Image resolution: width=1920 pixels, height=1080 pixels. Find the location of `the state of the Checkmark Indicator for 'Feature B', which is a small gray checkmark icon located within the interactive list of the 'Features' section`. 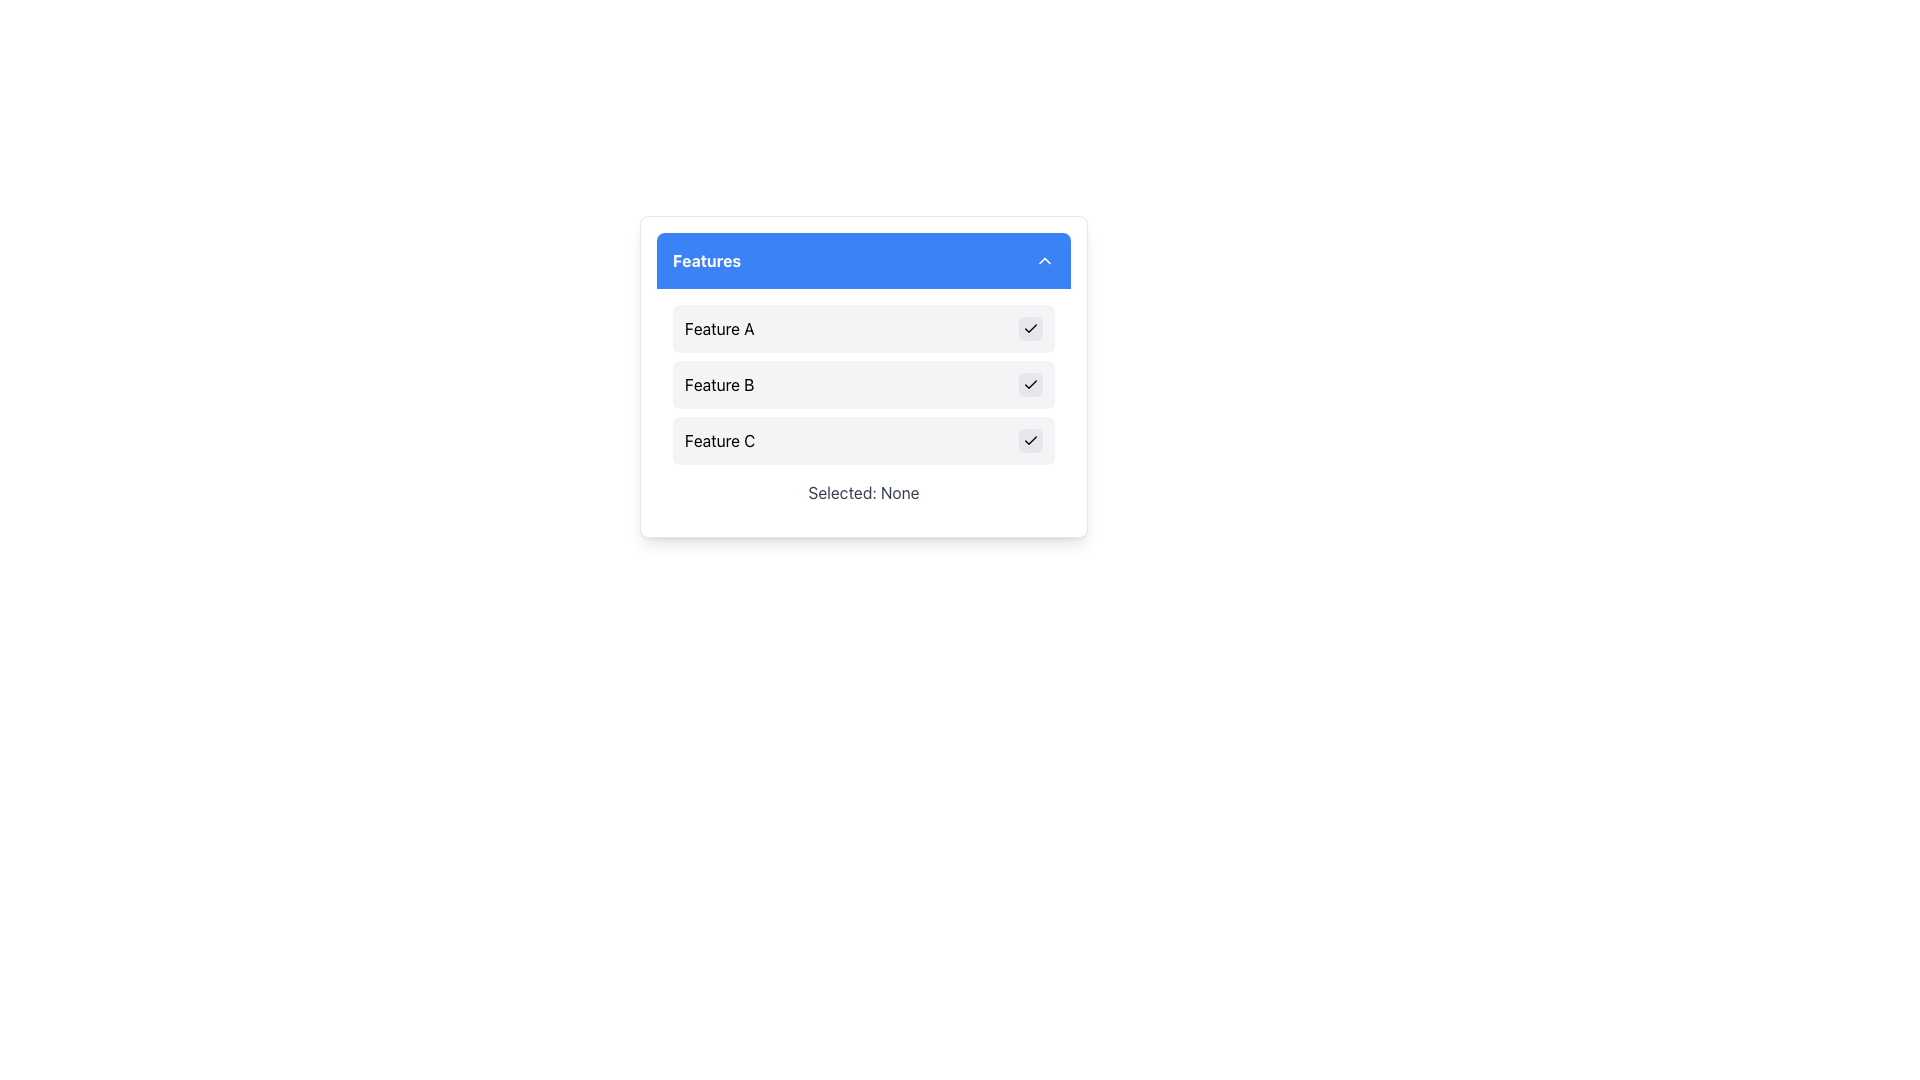

the state of the Checkmark Indicator for 'Feature B', which is a small gray checkmark icon located within the interactive list of the 'Features' section is located at coordinates (1031, 385).